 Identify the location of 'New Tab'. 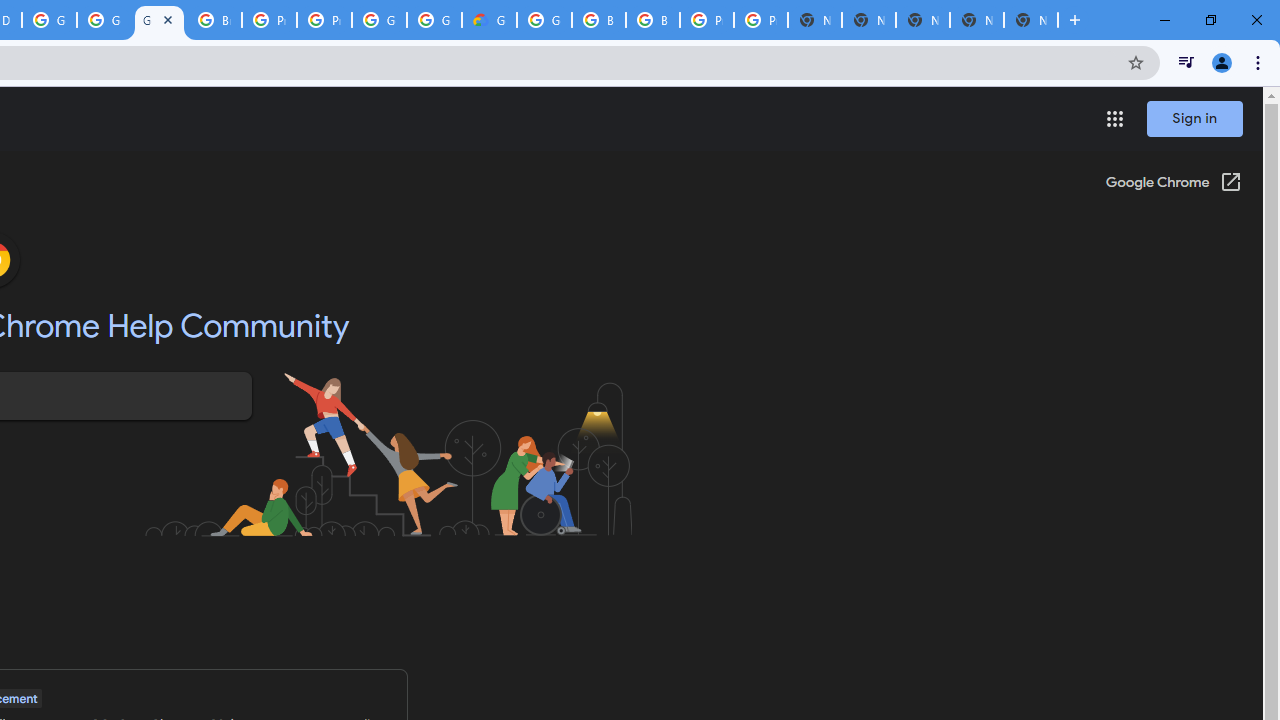
(1074, 20).